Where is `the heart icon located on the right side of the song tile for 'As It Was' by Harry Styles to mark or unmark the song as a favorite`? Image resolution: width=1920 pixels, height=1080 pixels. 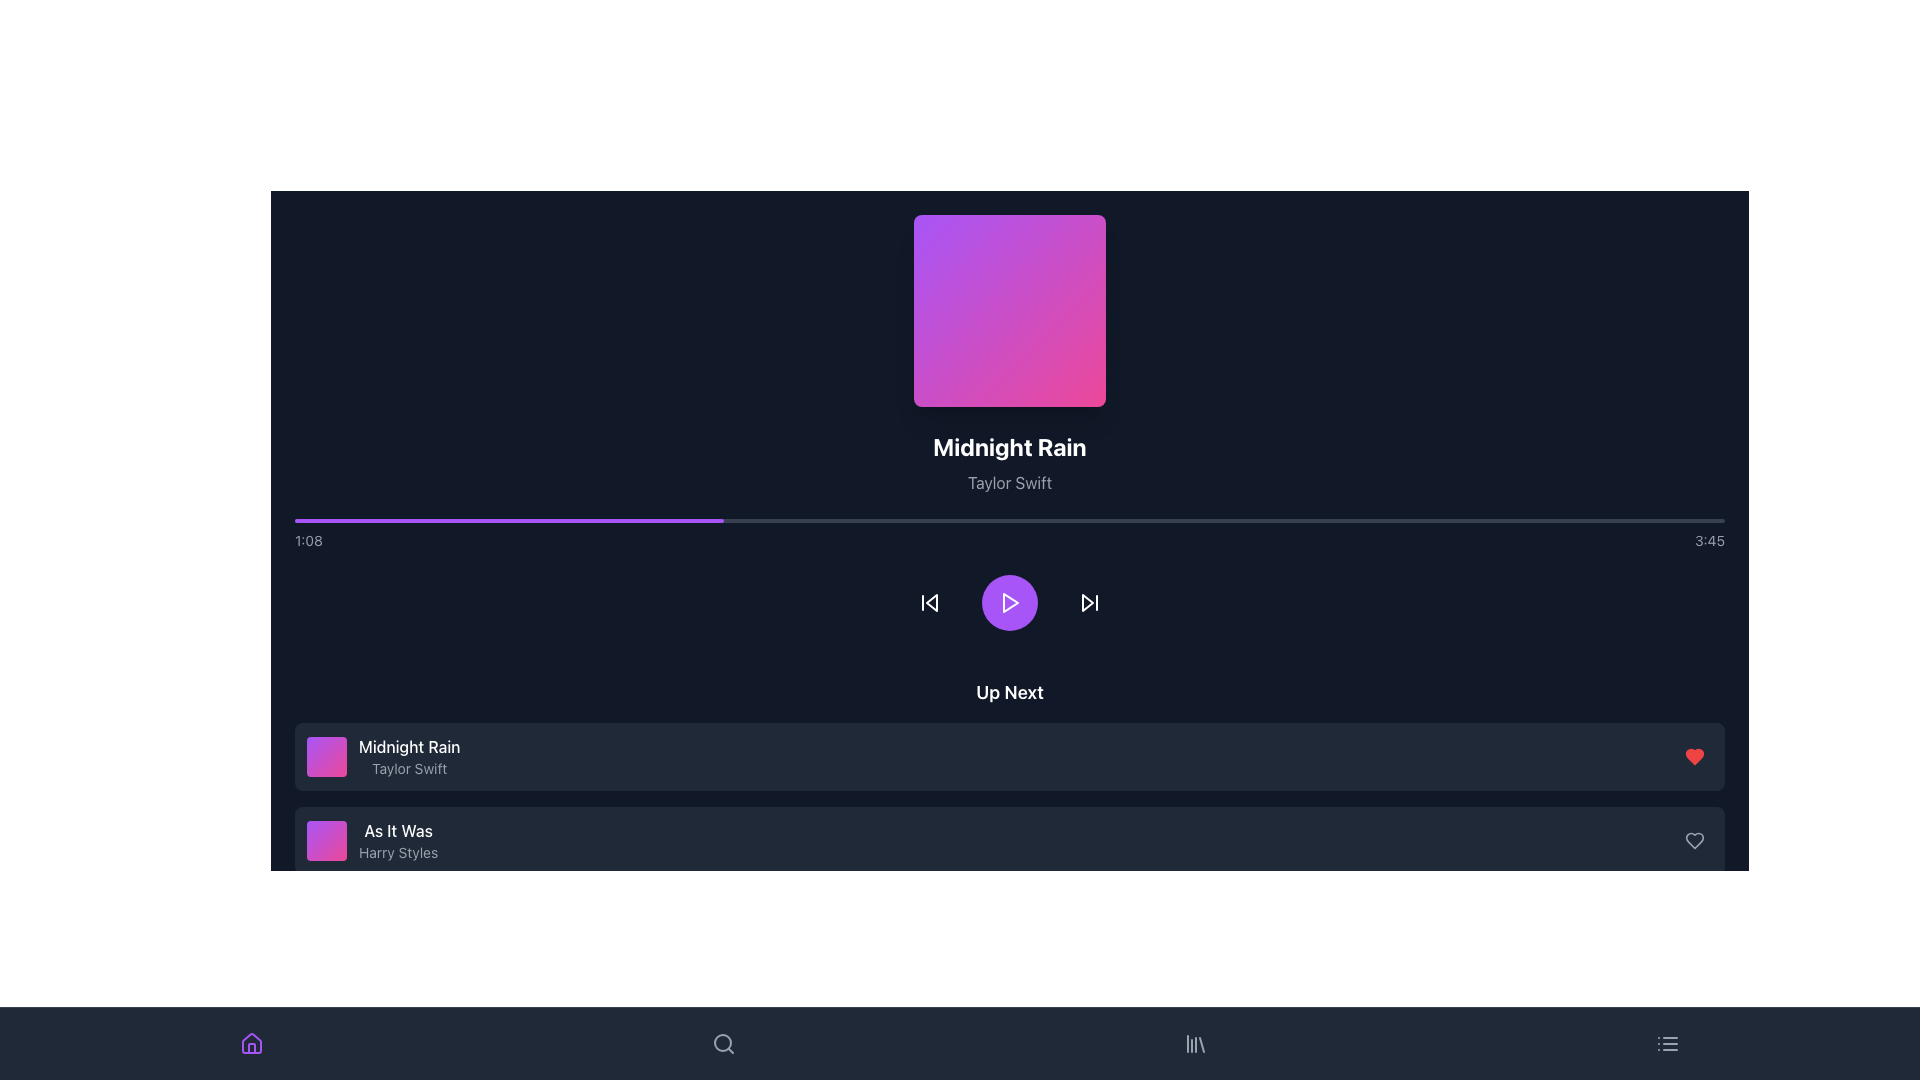 the heart icon located on the right side of the song tile for 'As It Was' by Harry Styles to mark or unmark the song as a favorite is located at coordinates (1693, 756).